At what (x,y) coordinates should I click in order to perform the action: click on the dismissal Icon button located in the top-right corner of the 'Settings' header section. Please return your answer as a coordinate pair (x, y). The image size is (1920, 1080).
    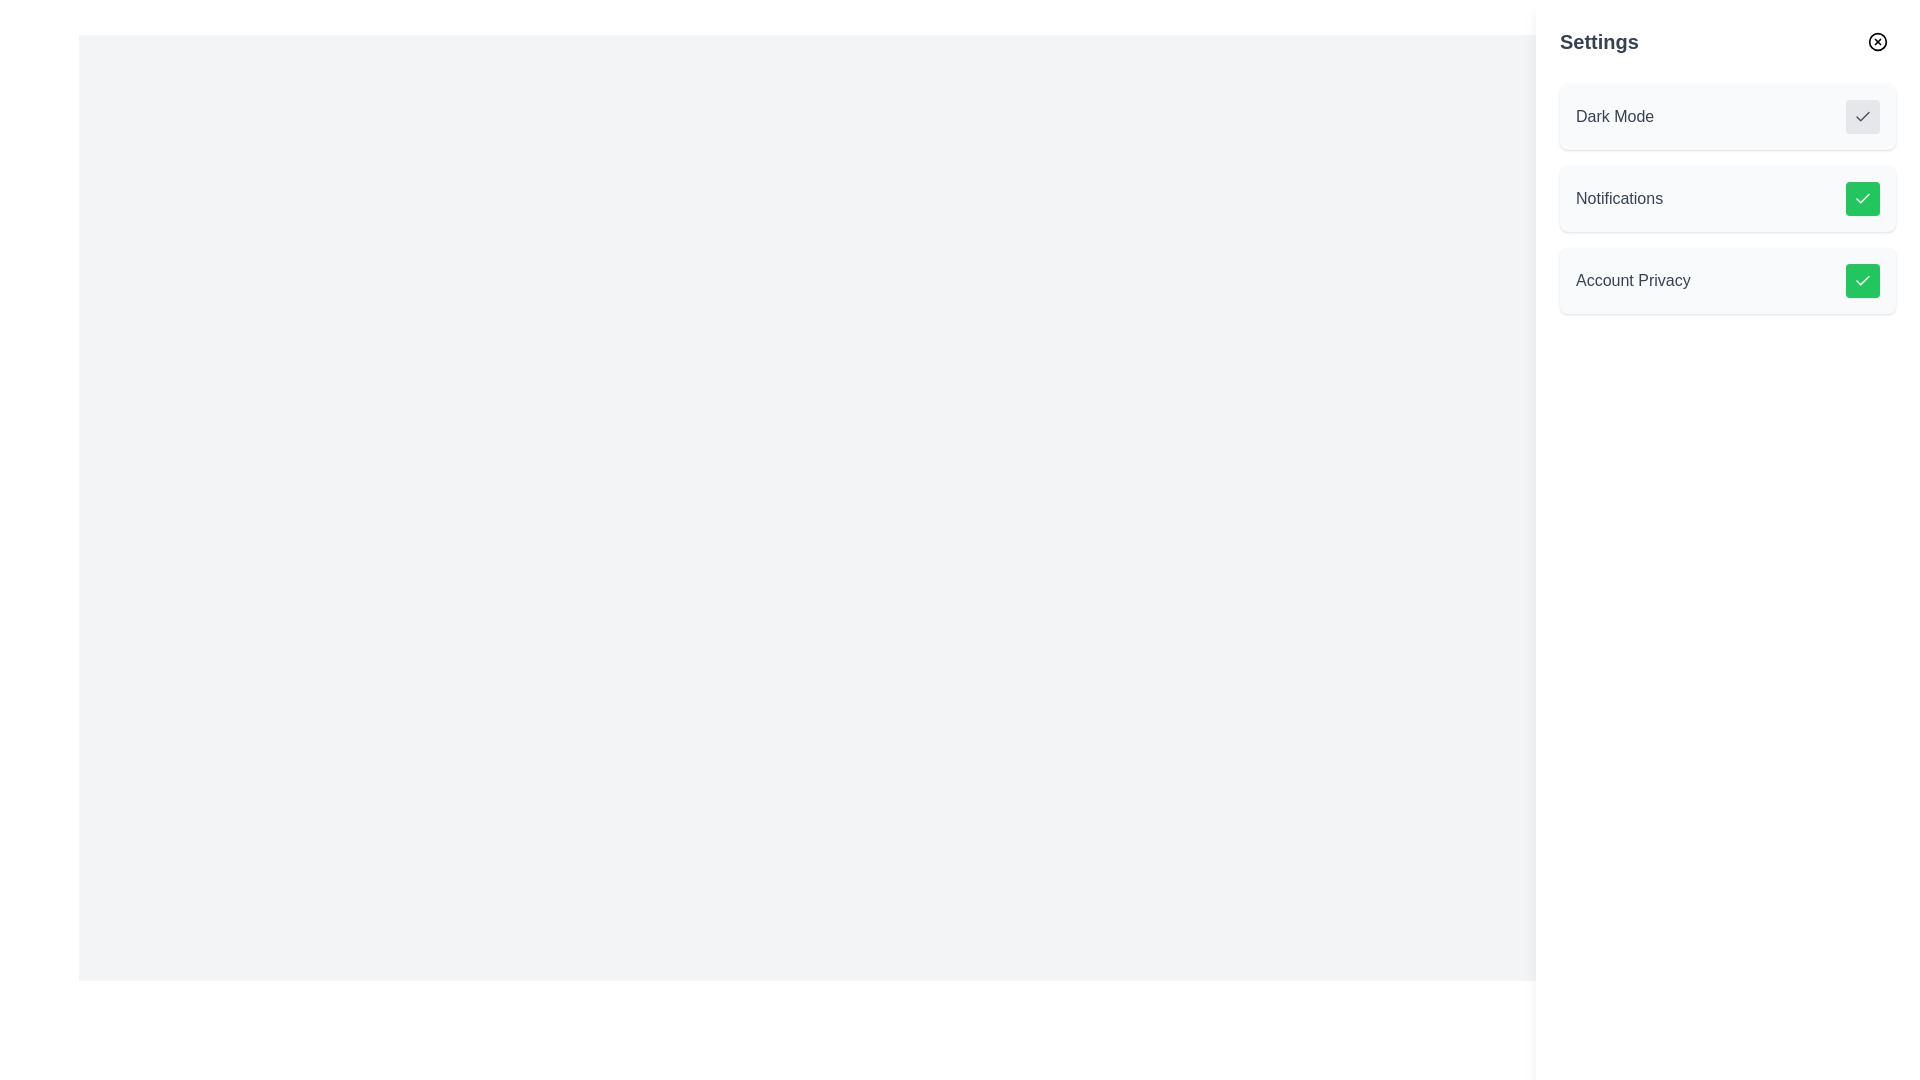
    Looking at the image, I should click on (1876, 42).